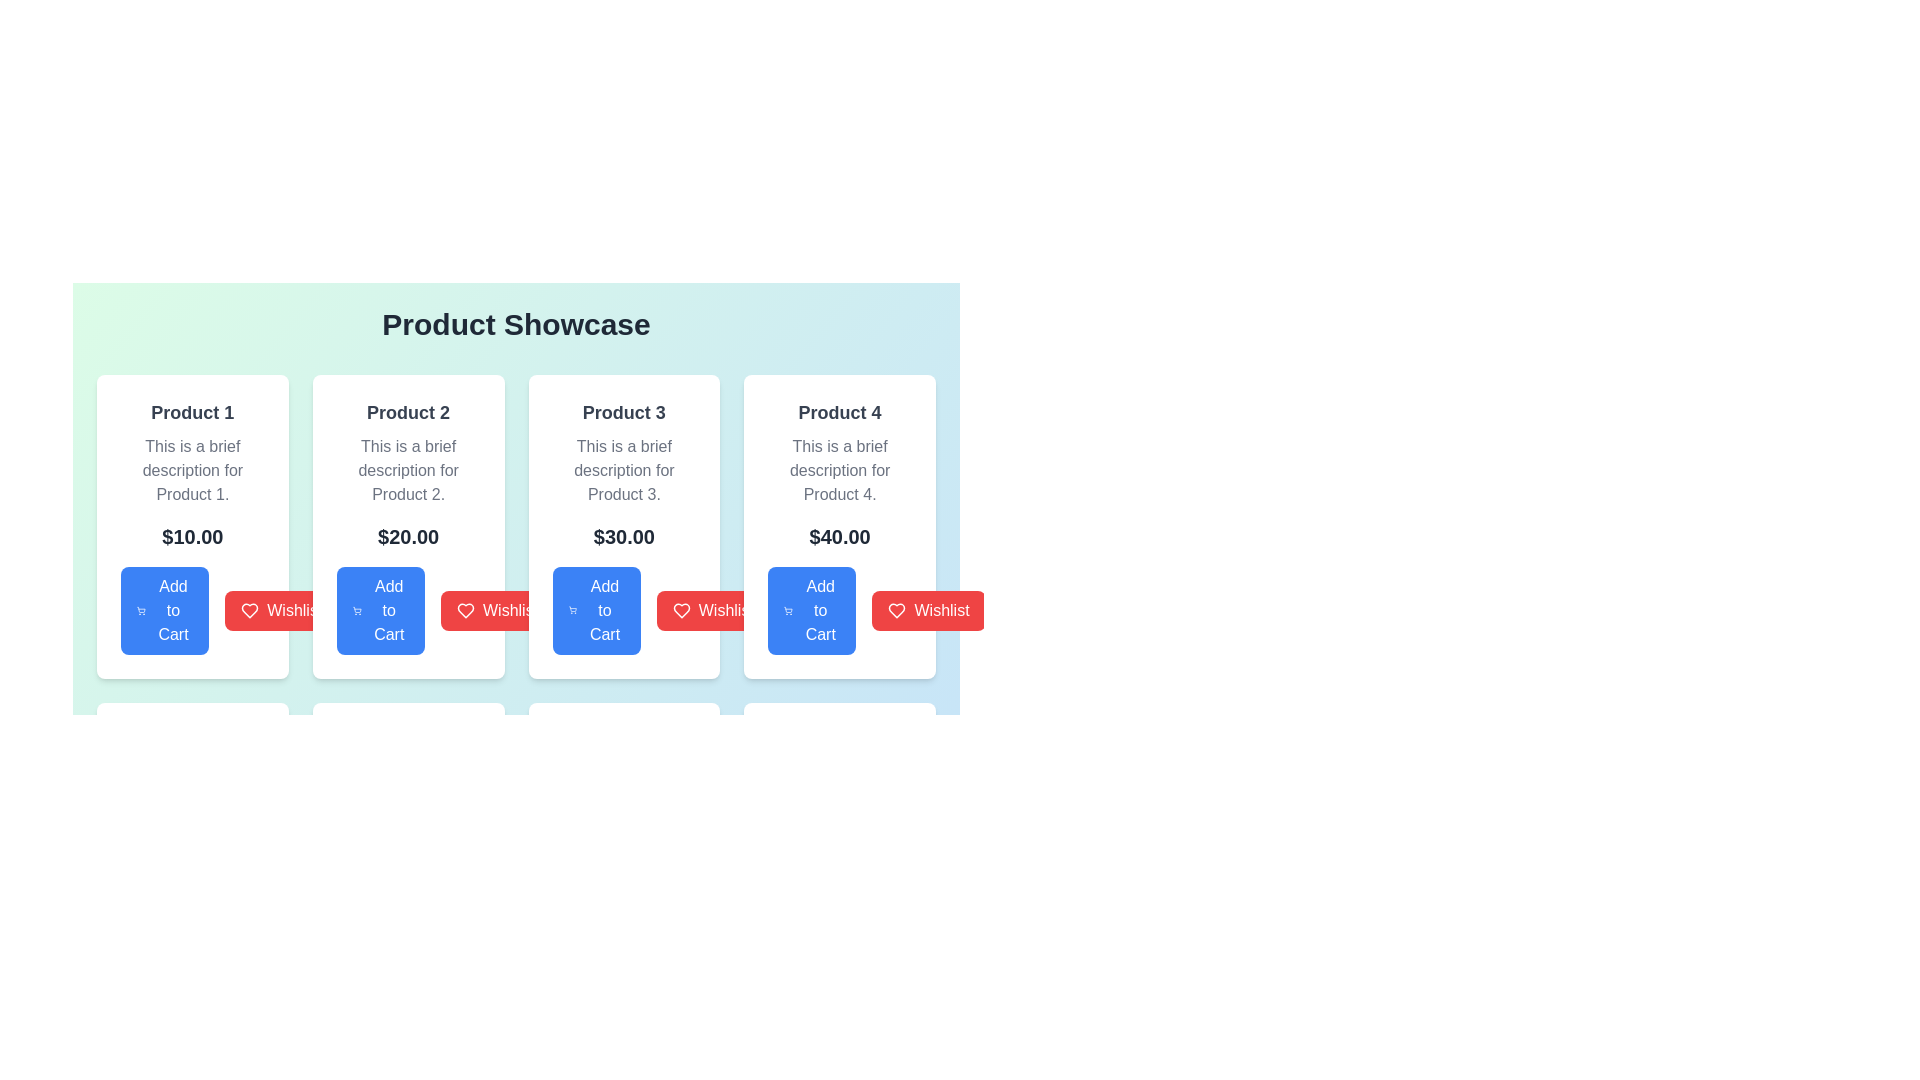 The width and height of the screenshot is (1920, 1080). What do you see at coordinates (407, 411) in the screenshot?
I see `the static text label 'Product 2', which is styled in a large bold font and dark gray color, located at the top of the second card in a grid of four cards` at bounding box center [407, 411].